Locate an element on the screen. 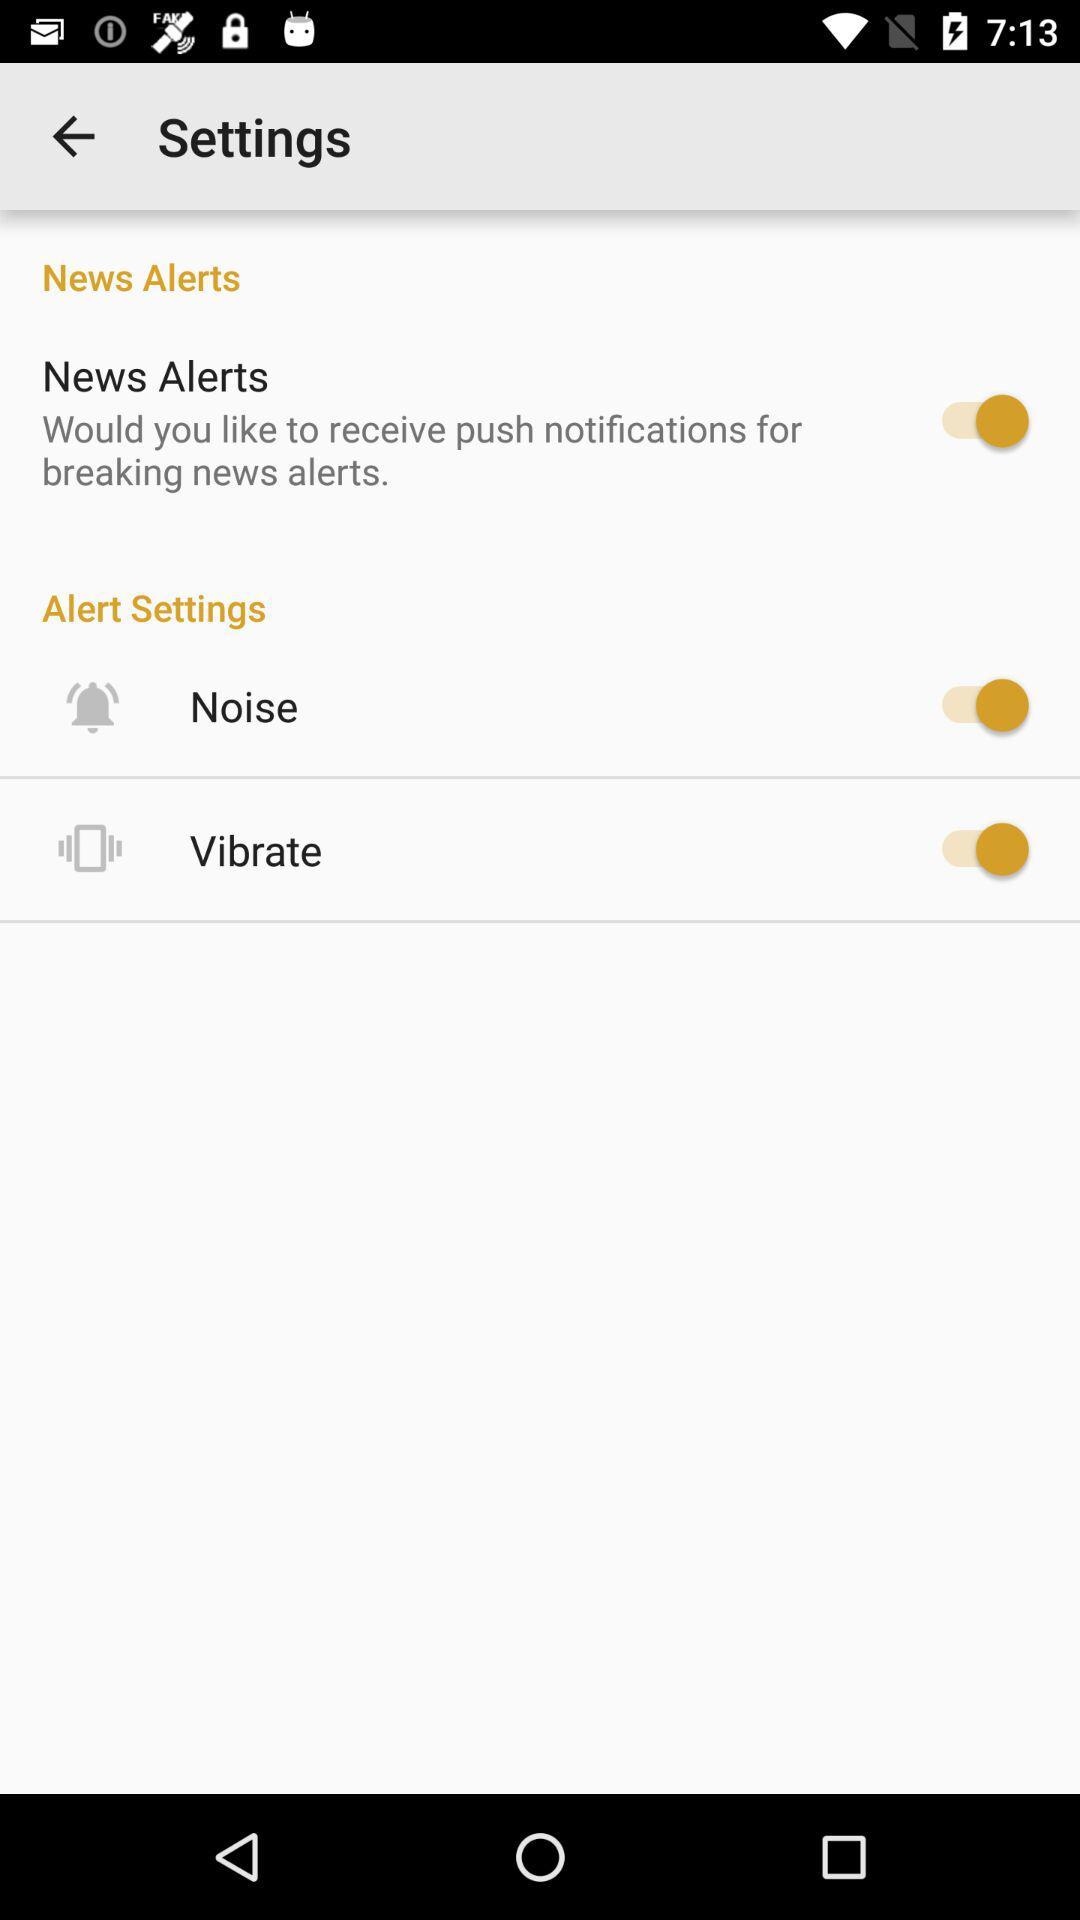 The width and height of the screenshot is (1080, 1920). the would you like item is located at coordinates (456, 448).